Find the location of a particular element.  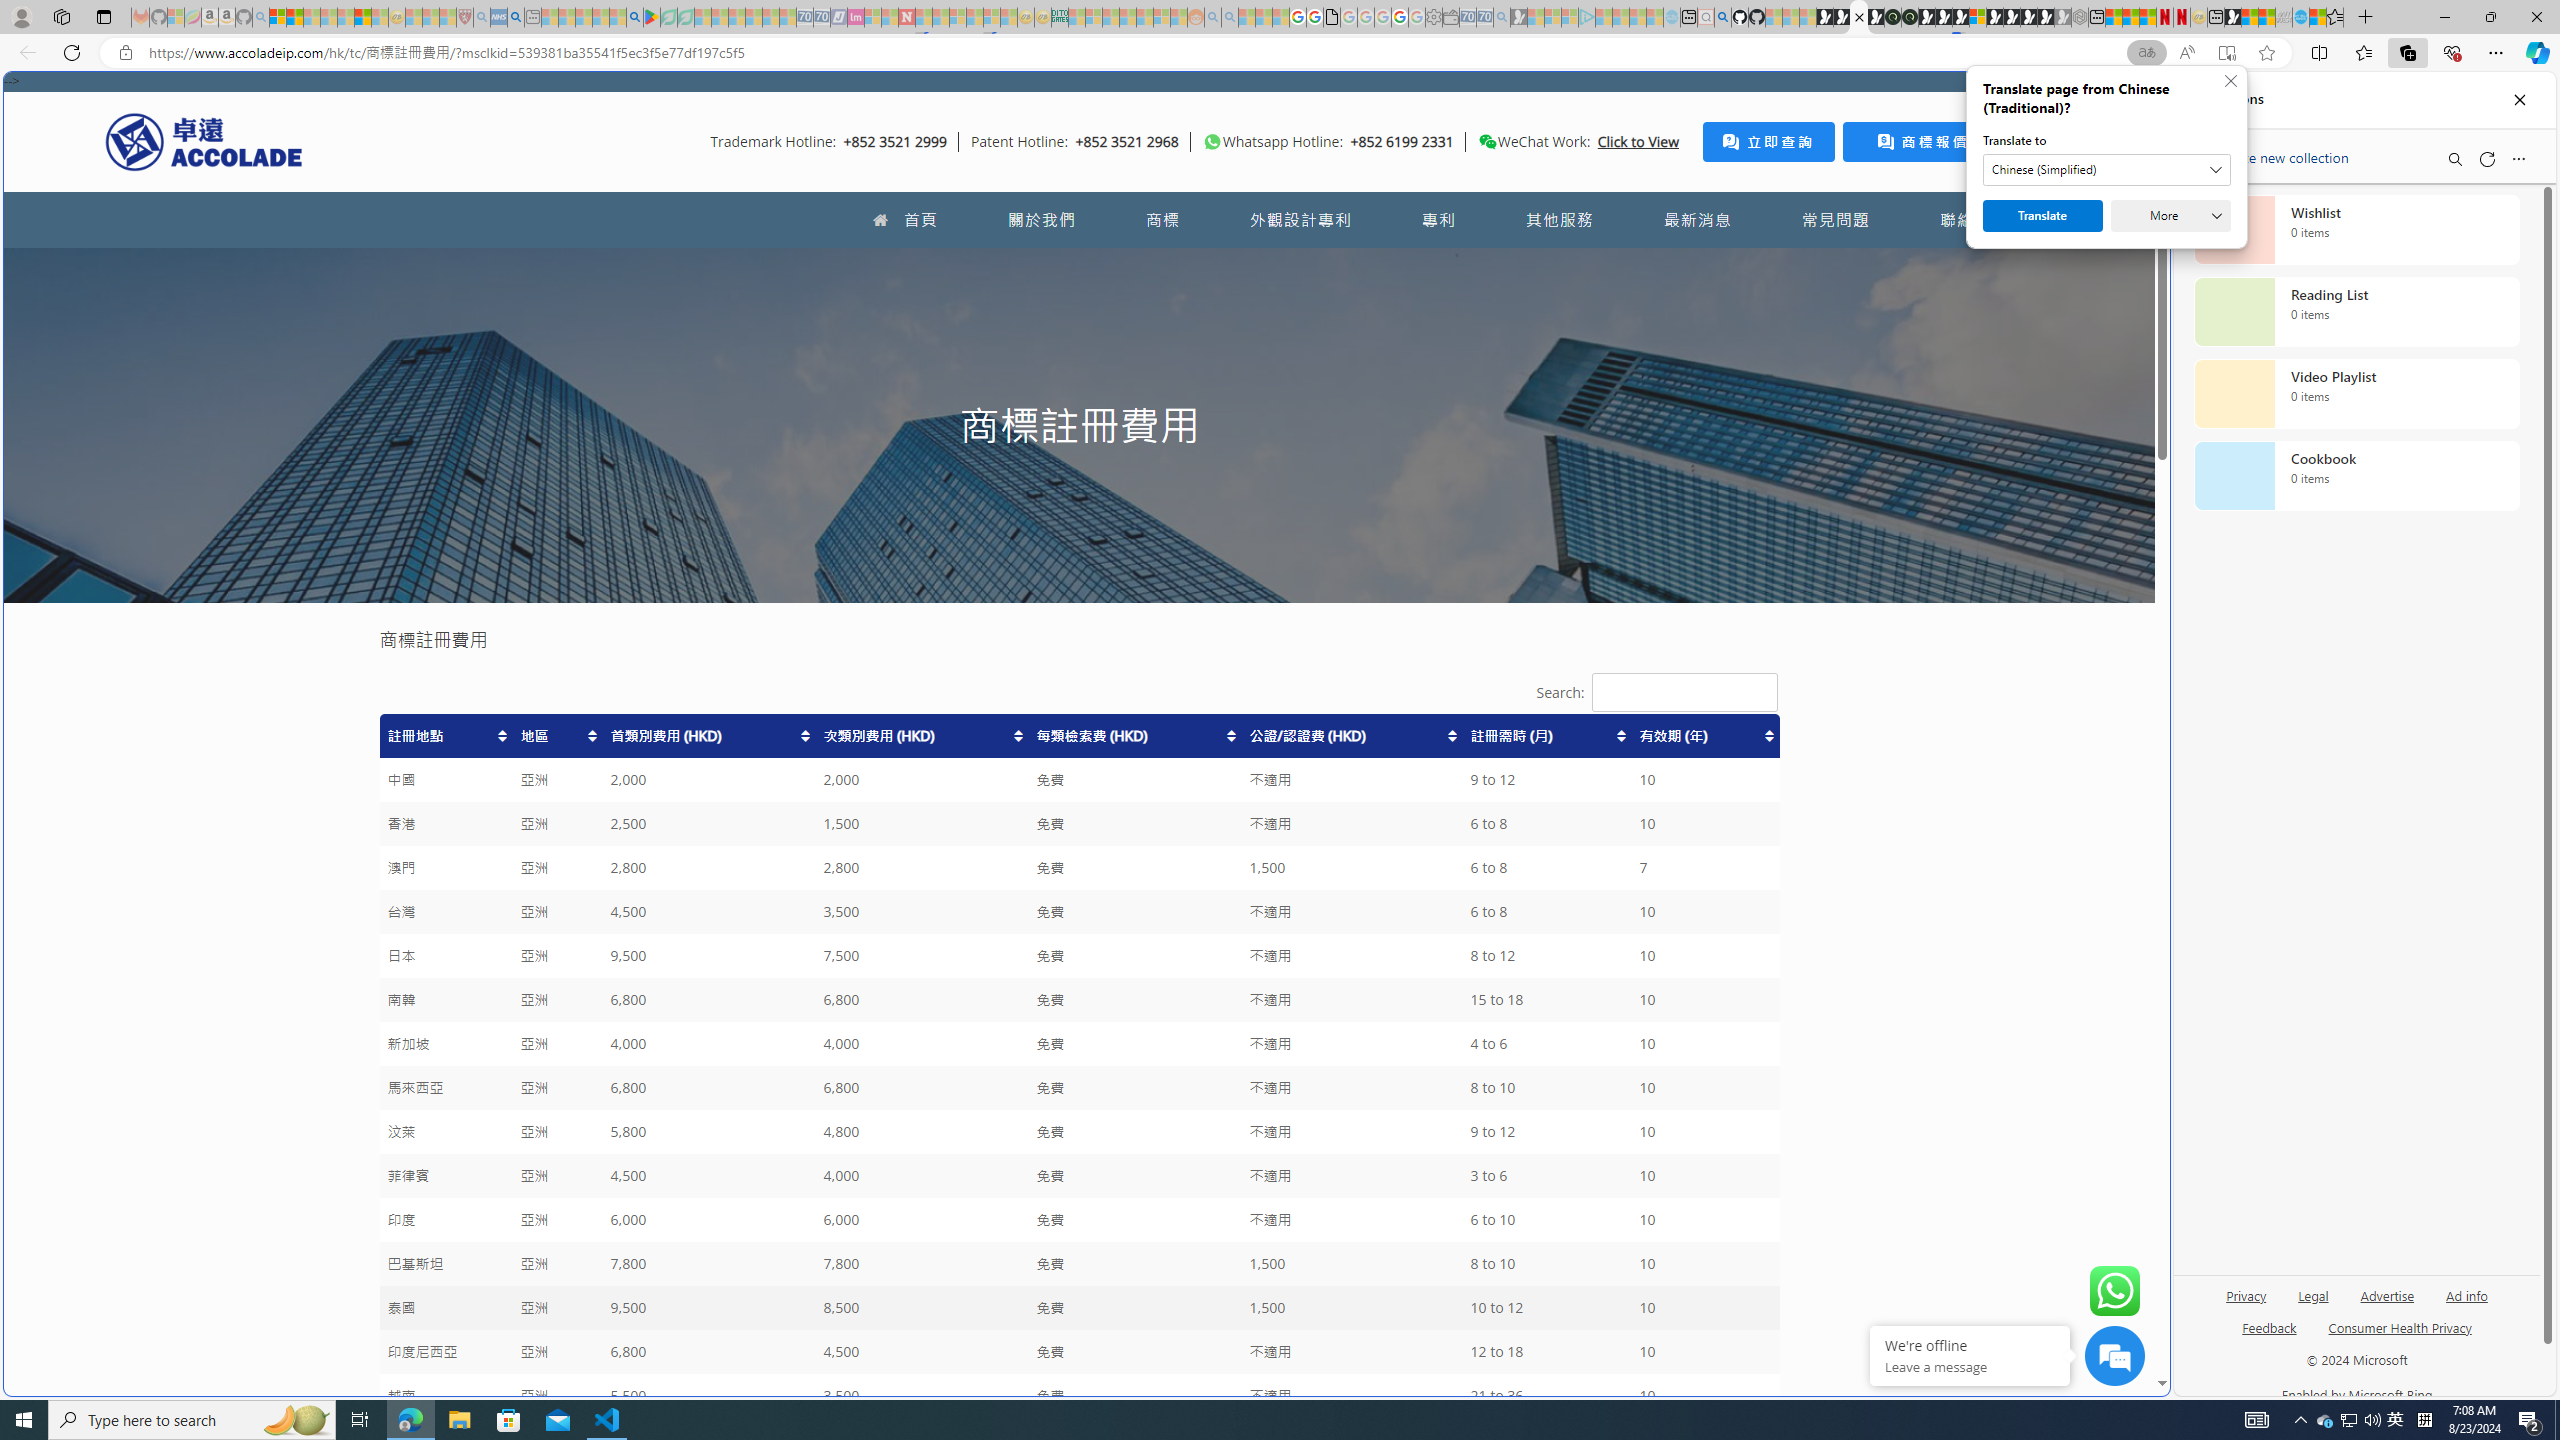

'Recipes - MSN - Sleeping' is located at coordinates (412, 16).